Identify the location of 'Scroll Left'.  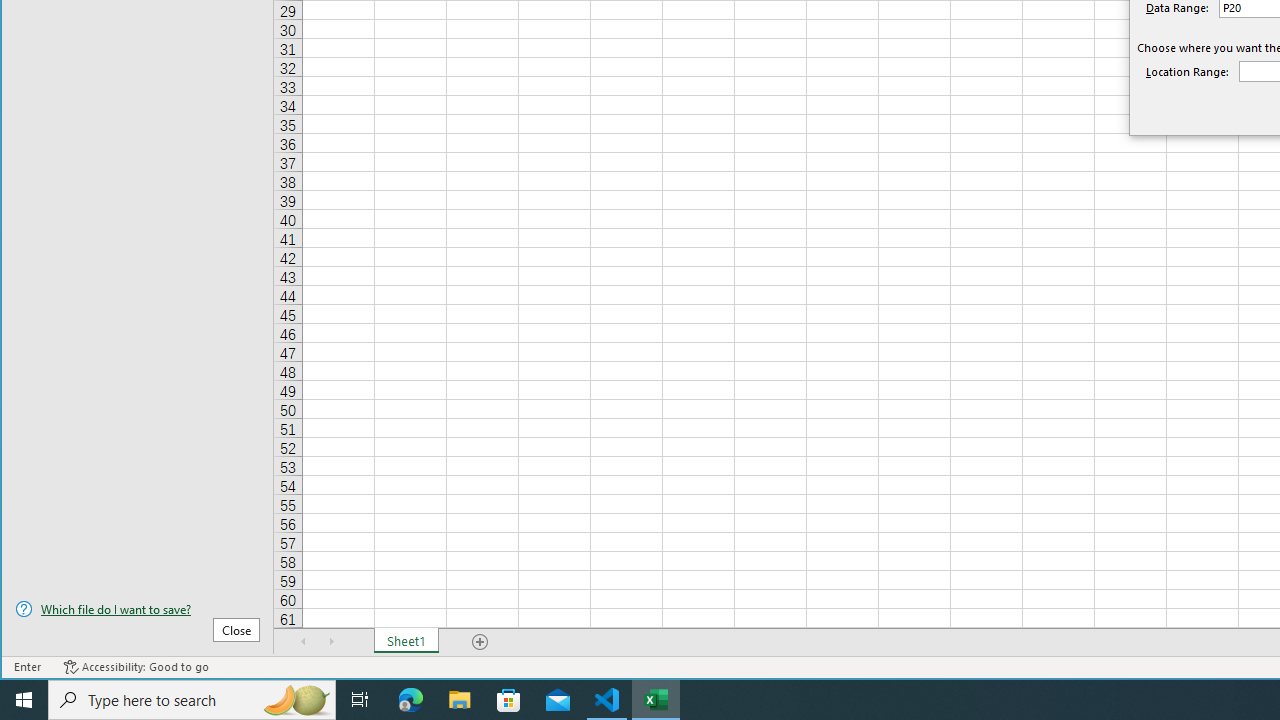
(303, 641).